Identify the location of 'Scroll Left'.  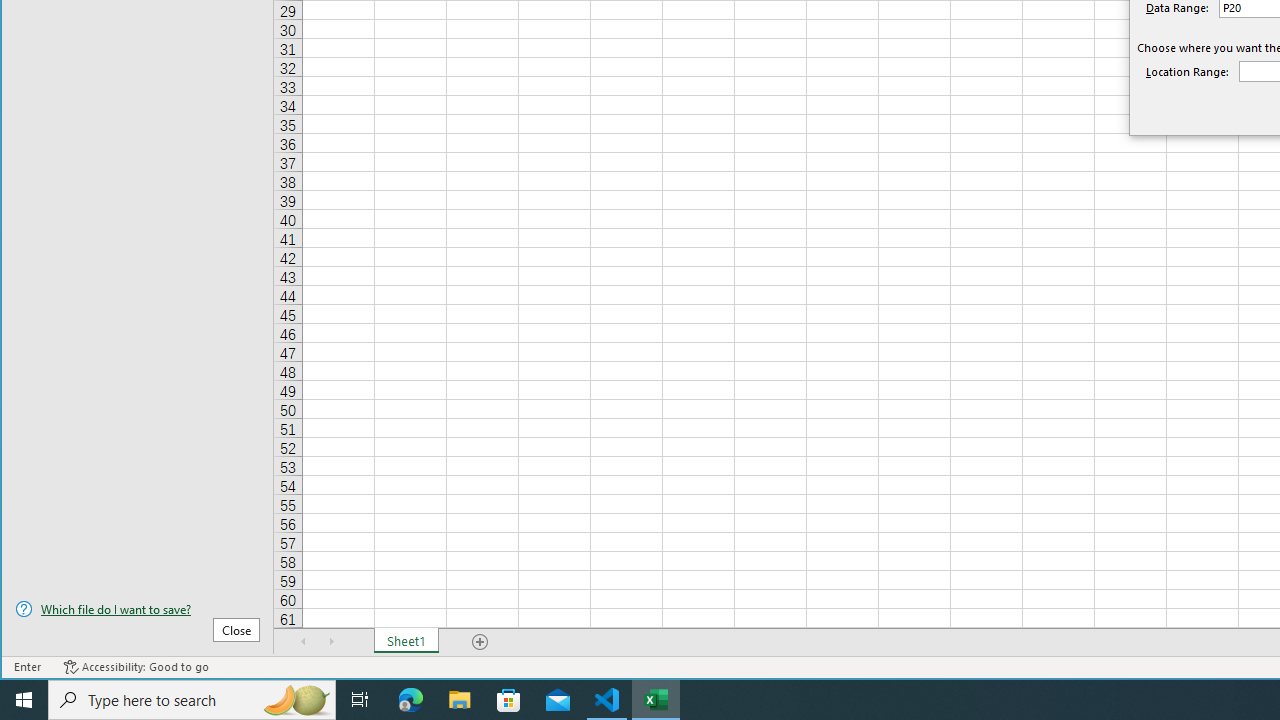
(303, 641).